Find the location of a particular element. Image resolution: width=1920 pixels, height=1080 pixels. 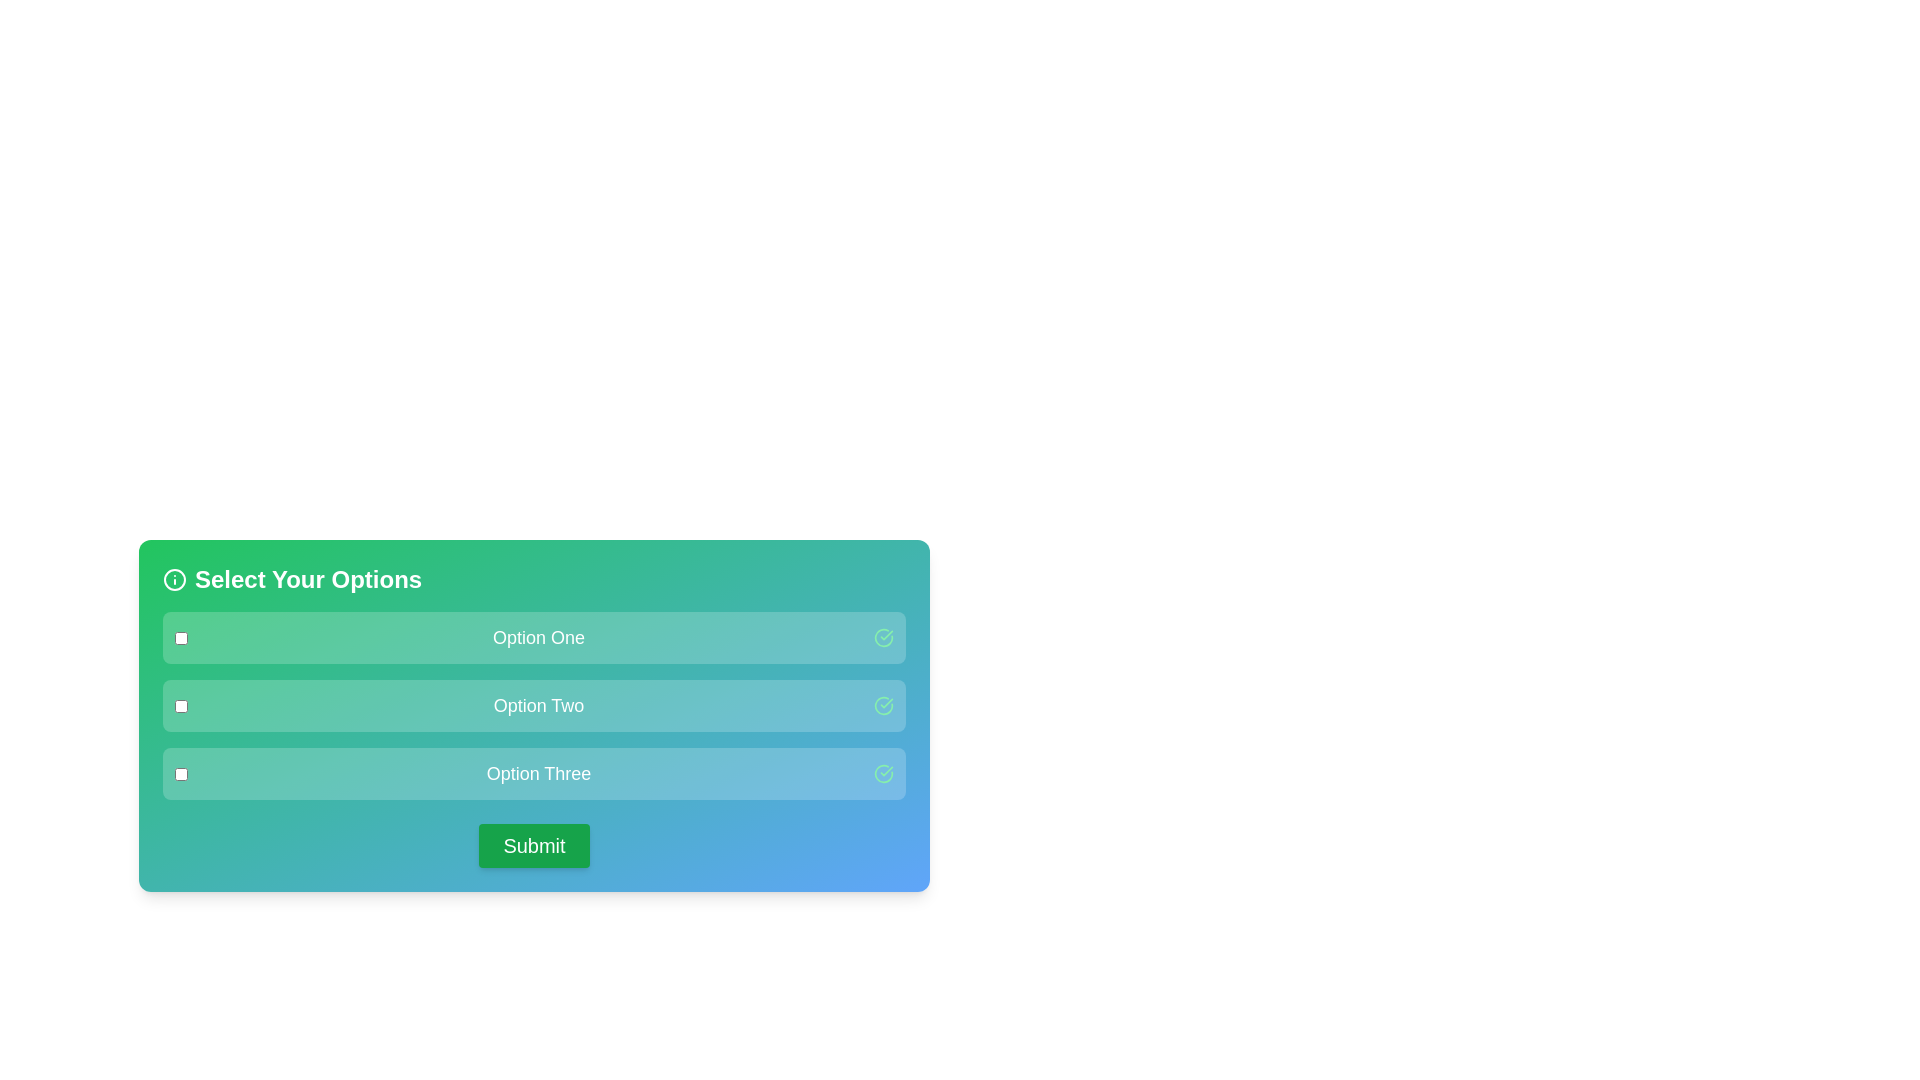

the label of the option Option Two is located at coordinates (538, 704).